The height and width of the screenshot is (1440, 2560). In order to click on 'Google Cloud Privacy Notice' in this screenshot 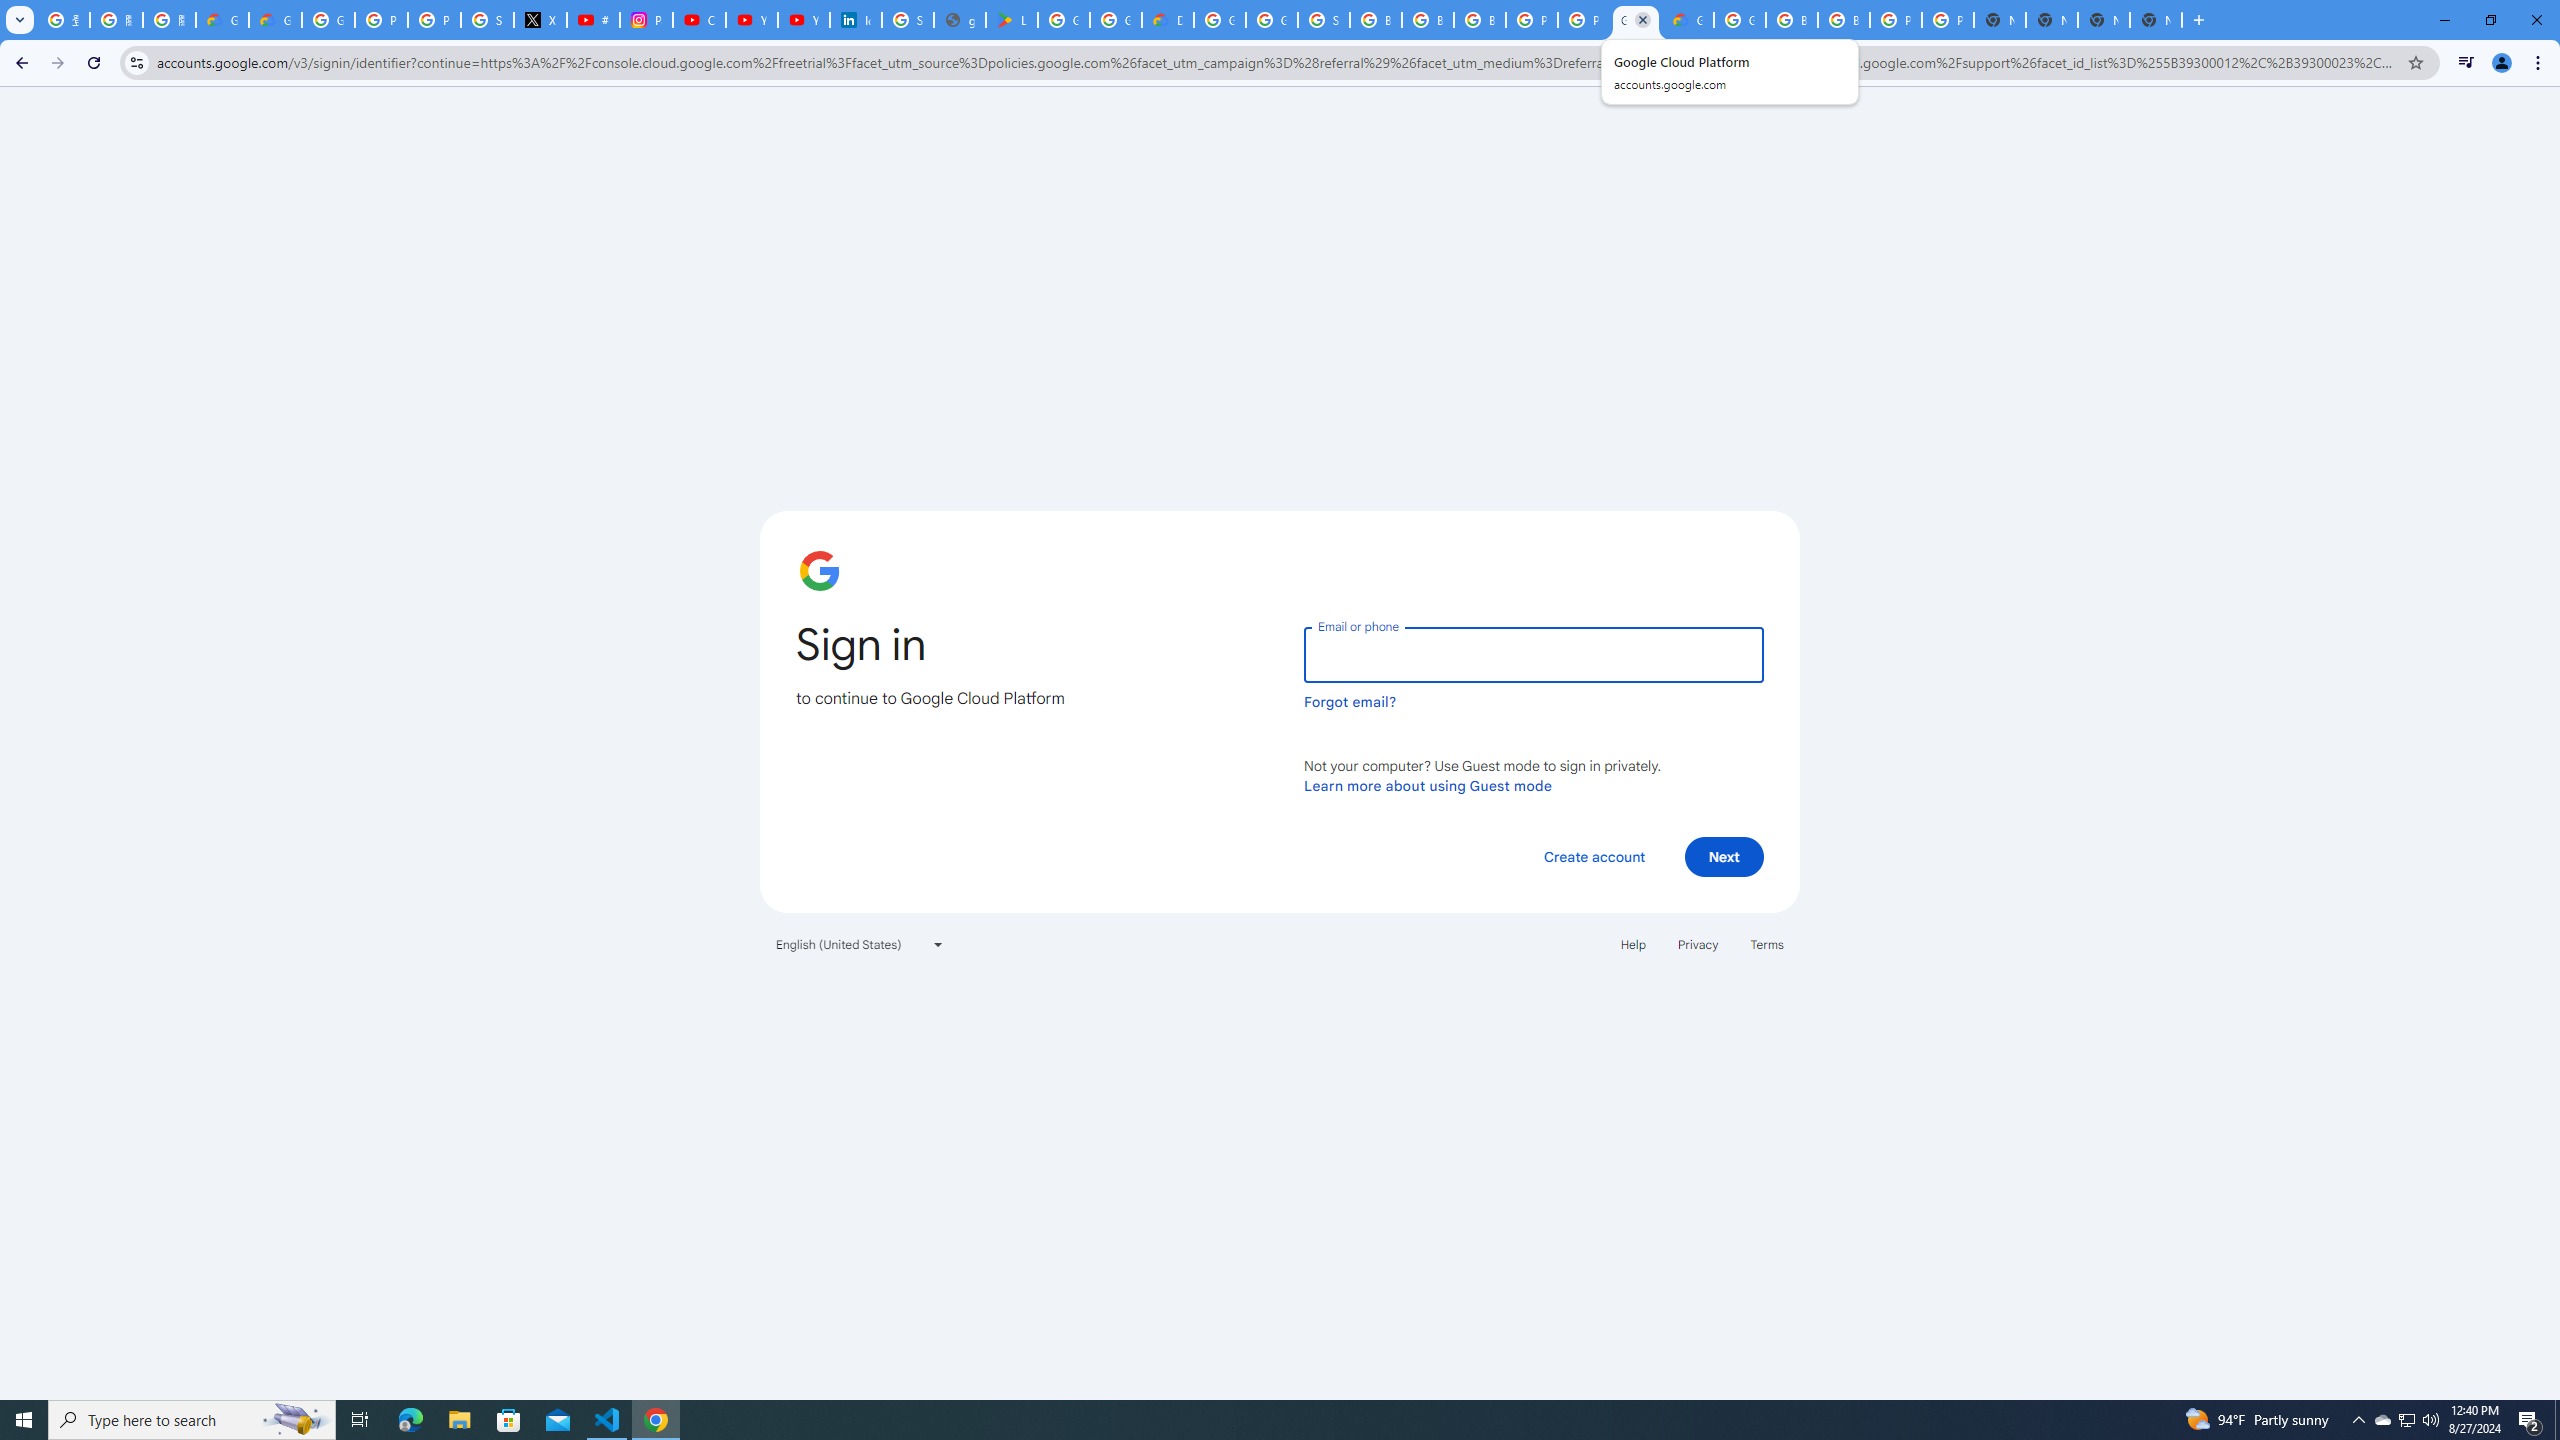, I will do `click(221, 19)`.